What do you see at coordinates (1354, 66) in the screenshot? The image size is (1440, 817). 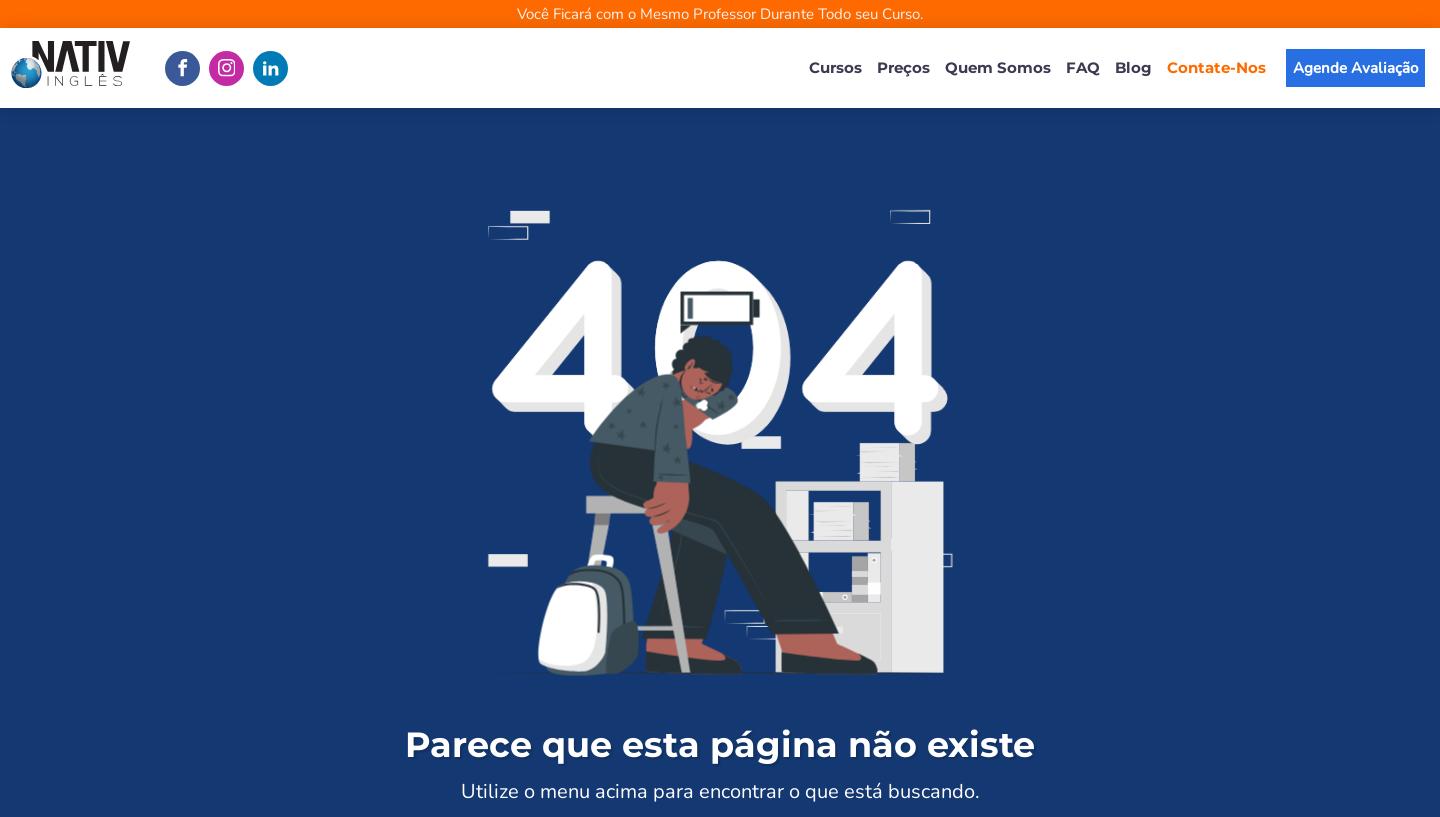 I see `'Agende Avaliação'` at bounding box center [1354, 66].